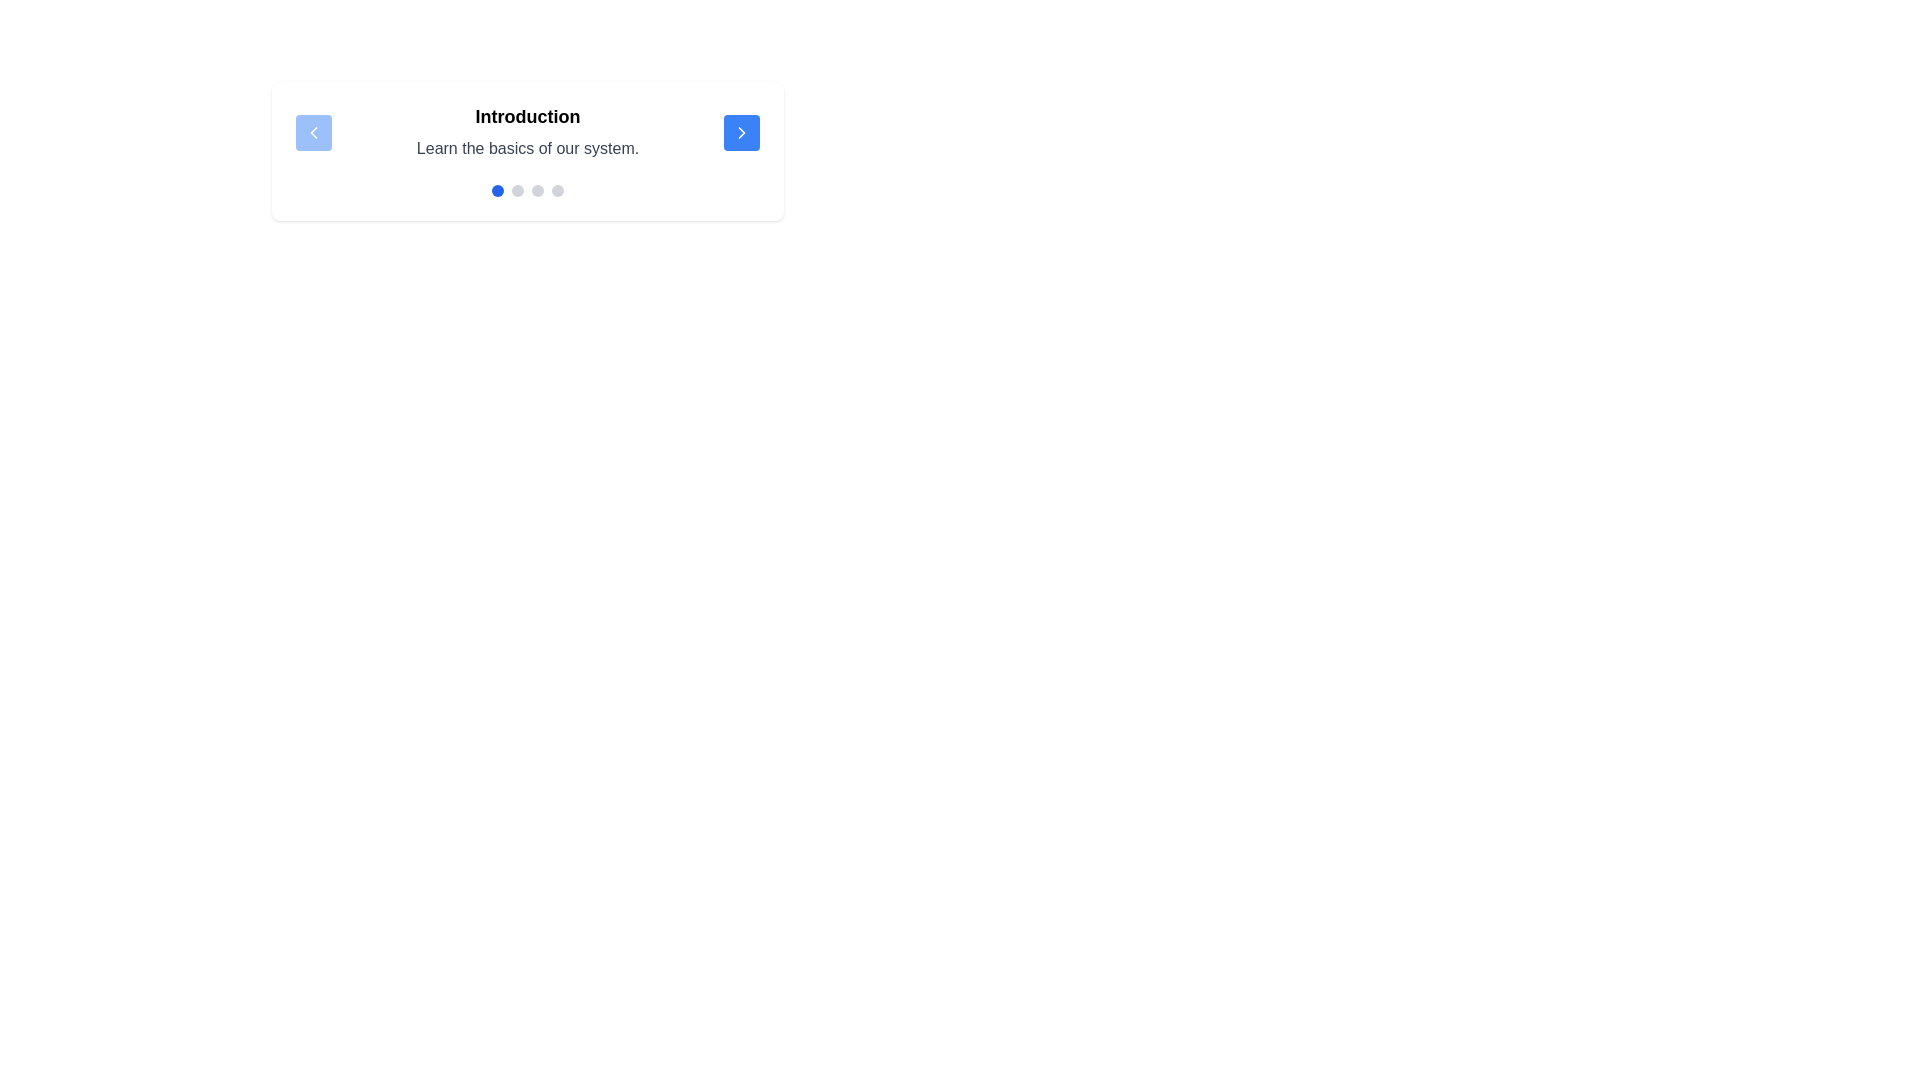 The width and height of the screenshot is (1920, 1080). What do you see at coordinates (741, 132) in the screenshot?
I see `the navigation button located at the far right of the navigation bar below the title 'Introduction'` at bounding box center [741, 132].